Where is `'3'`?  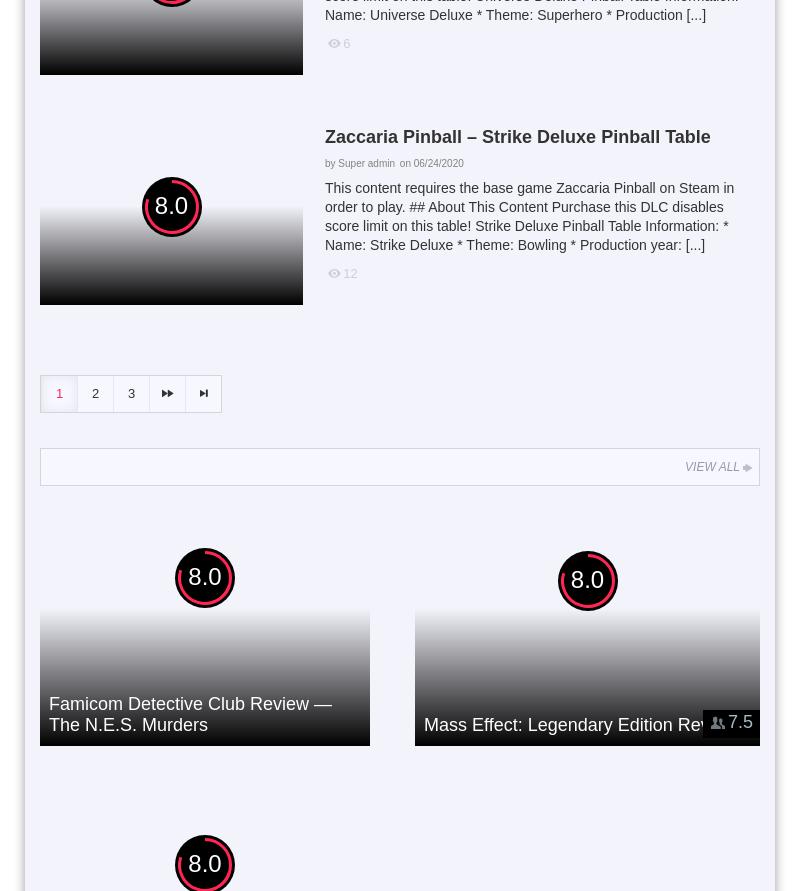
'3' is located at coordinates (130, 392).